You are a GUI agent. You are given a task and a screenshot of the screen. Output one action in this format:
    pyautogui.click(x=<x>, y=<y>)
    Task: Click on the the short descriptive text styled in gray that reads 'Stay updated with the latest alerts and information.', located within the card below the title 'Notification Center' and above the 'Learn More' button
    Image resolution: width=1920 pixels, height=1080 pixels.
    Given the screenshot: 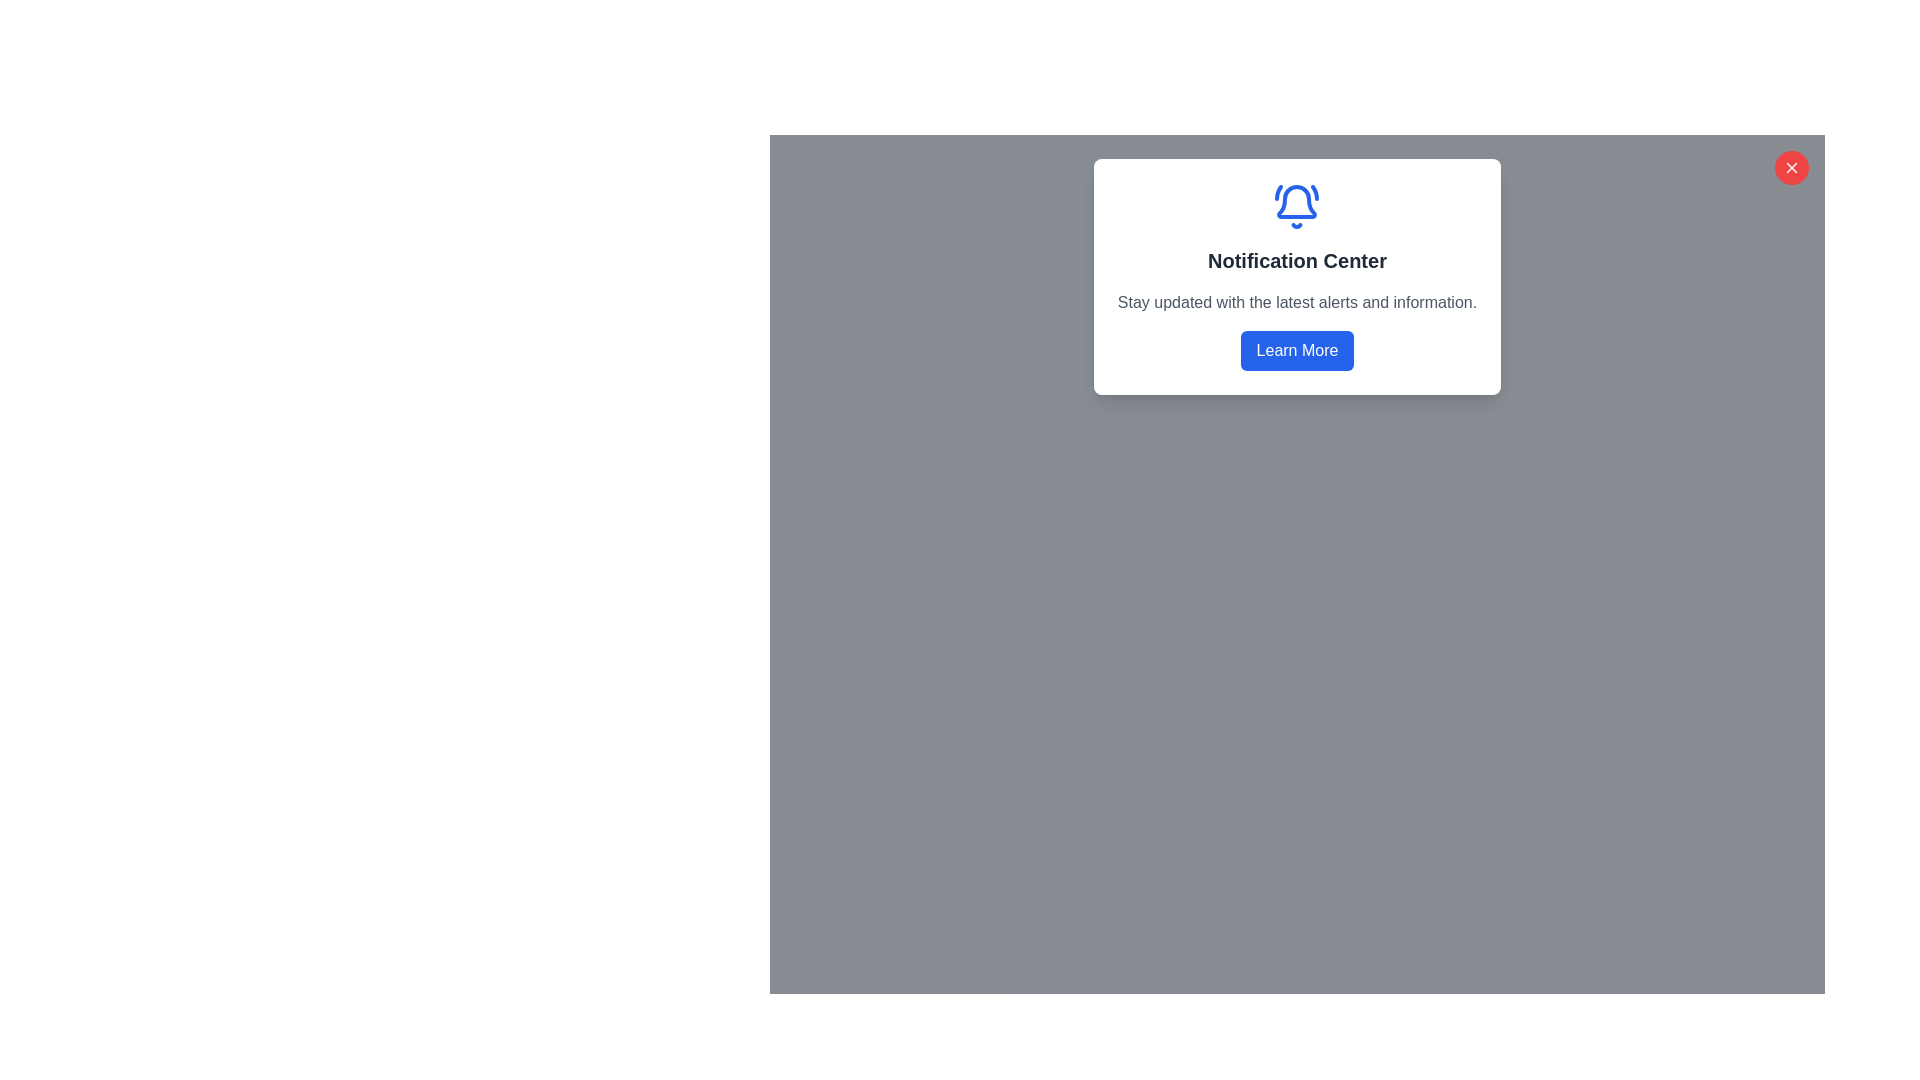 What is the action you would take?
    pyautogui.click(x=1297, y=303)
    